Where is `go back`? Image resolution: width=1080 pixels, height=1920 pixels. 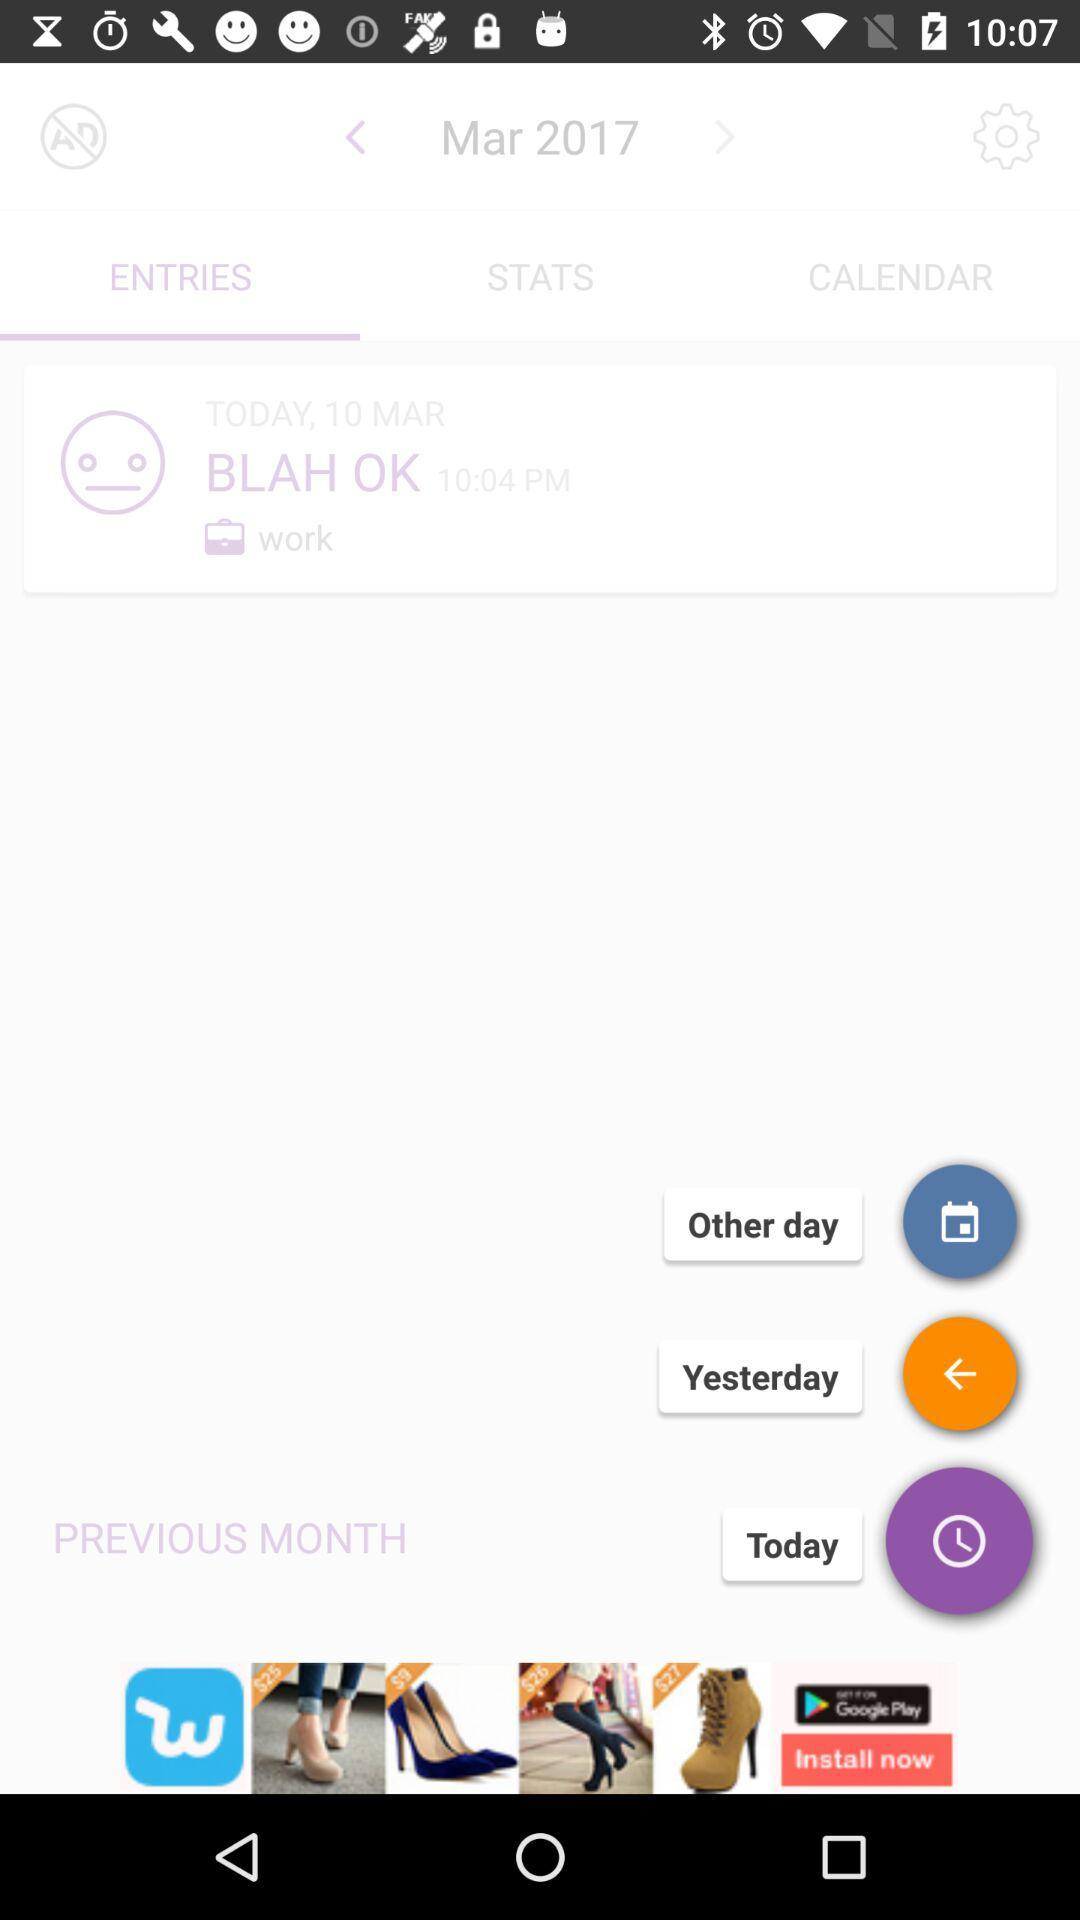 go back is located at coordinates (354, 135).